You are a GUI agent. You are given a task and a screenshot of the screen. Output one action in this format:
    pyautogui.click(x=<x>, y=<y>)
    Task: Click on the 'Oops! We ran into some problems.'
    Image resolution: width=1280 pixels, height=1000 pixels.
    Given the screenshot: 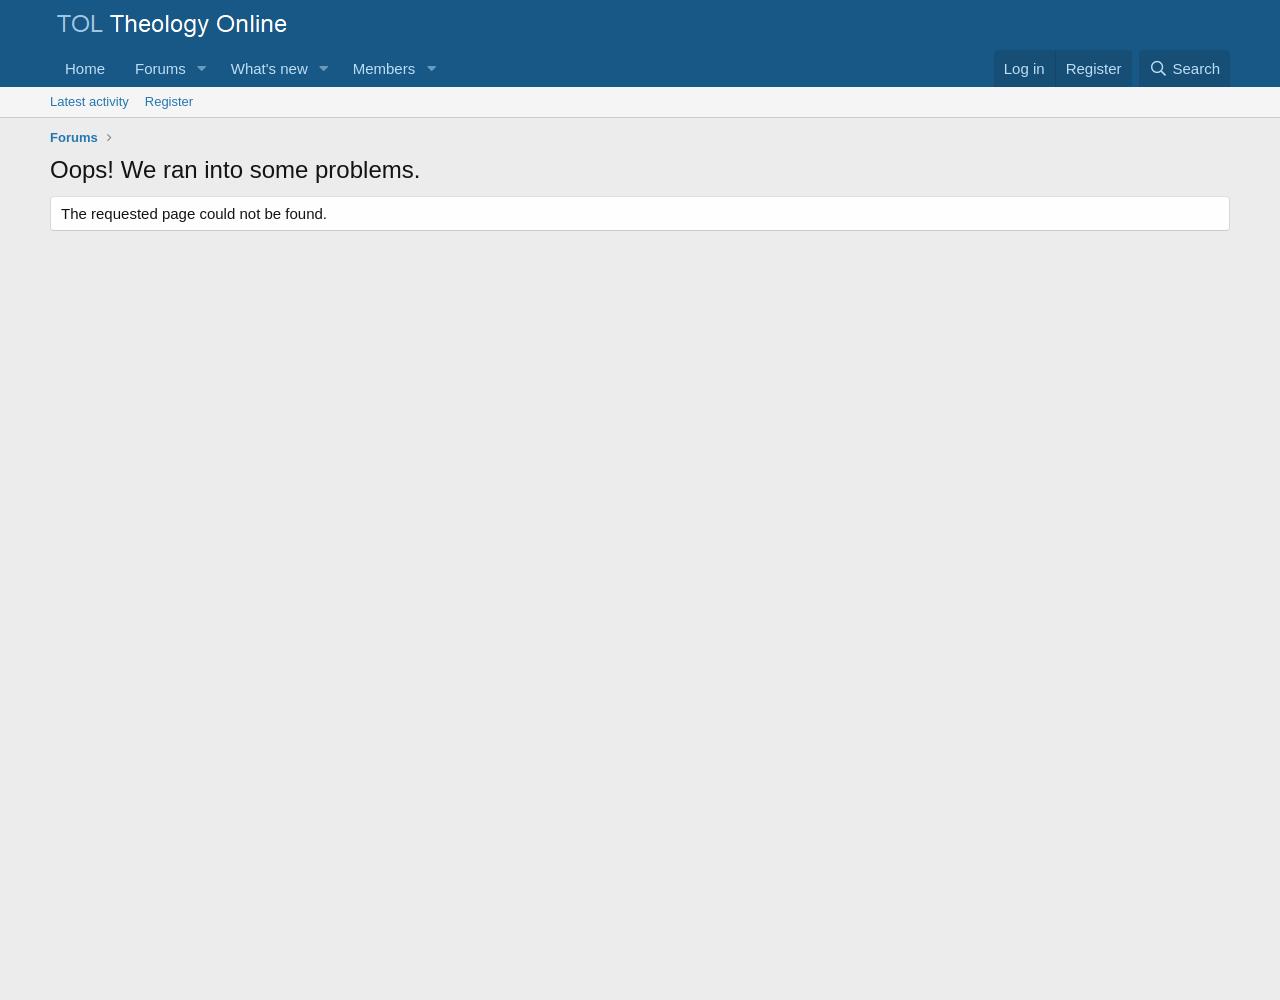 What is the action you would take?
    pyautogui.click(x=235, y=168)
    